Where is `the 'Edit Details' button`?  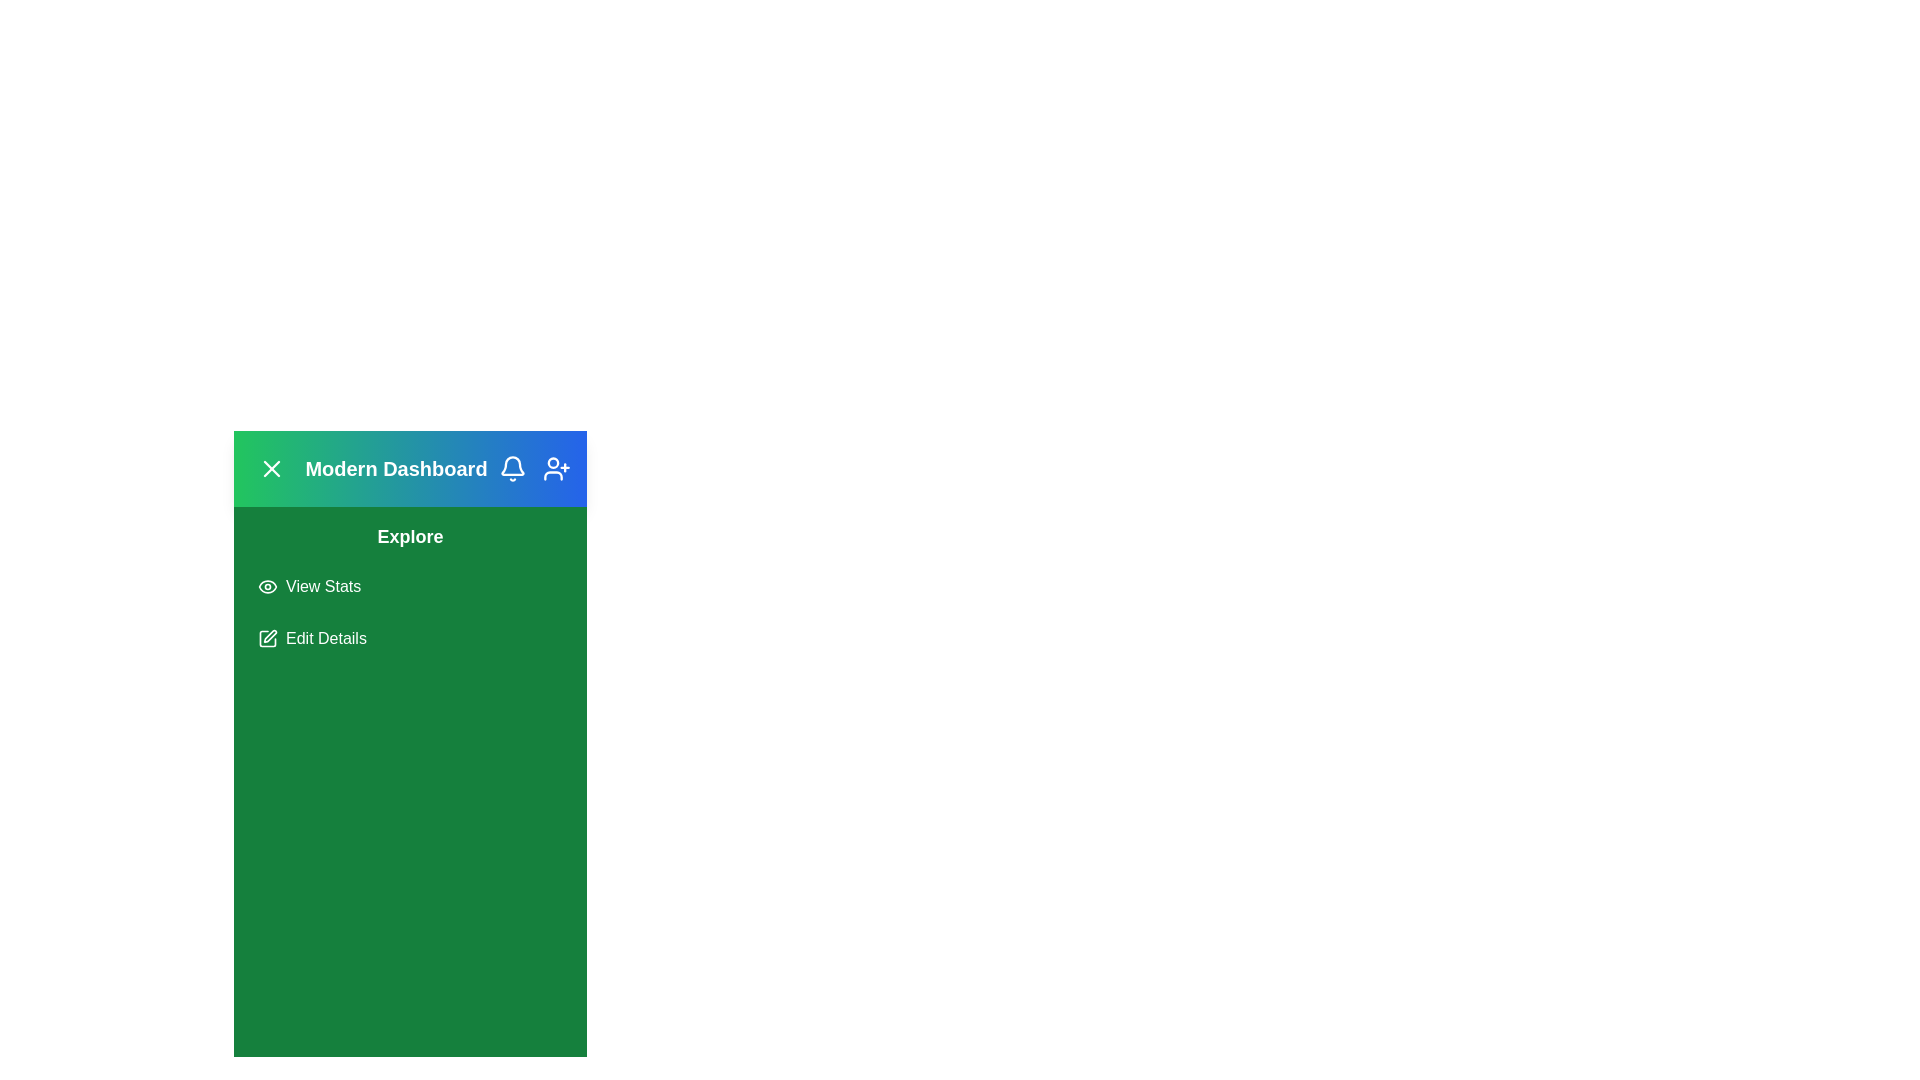 the 'Edit Details' button is located at coordinates (311, 639).